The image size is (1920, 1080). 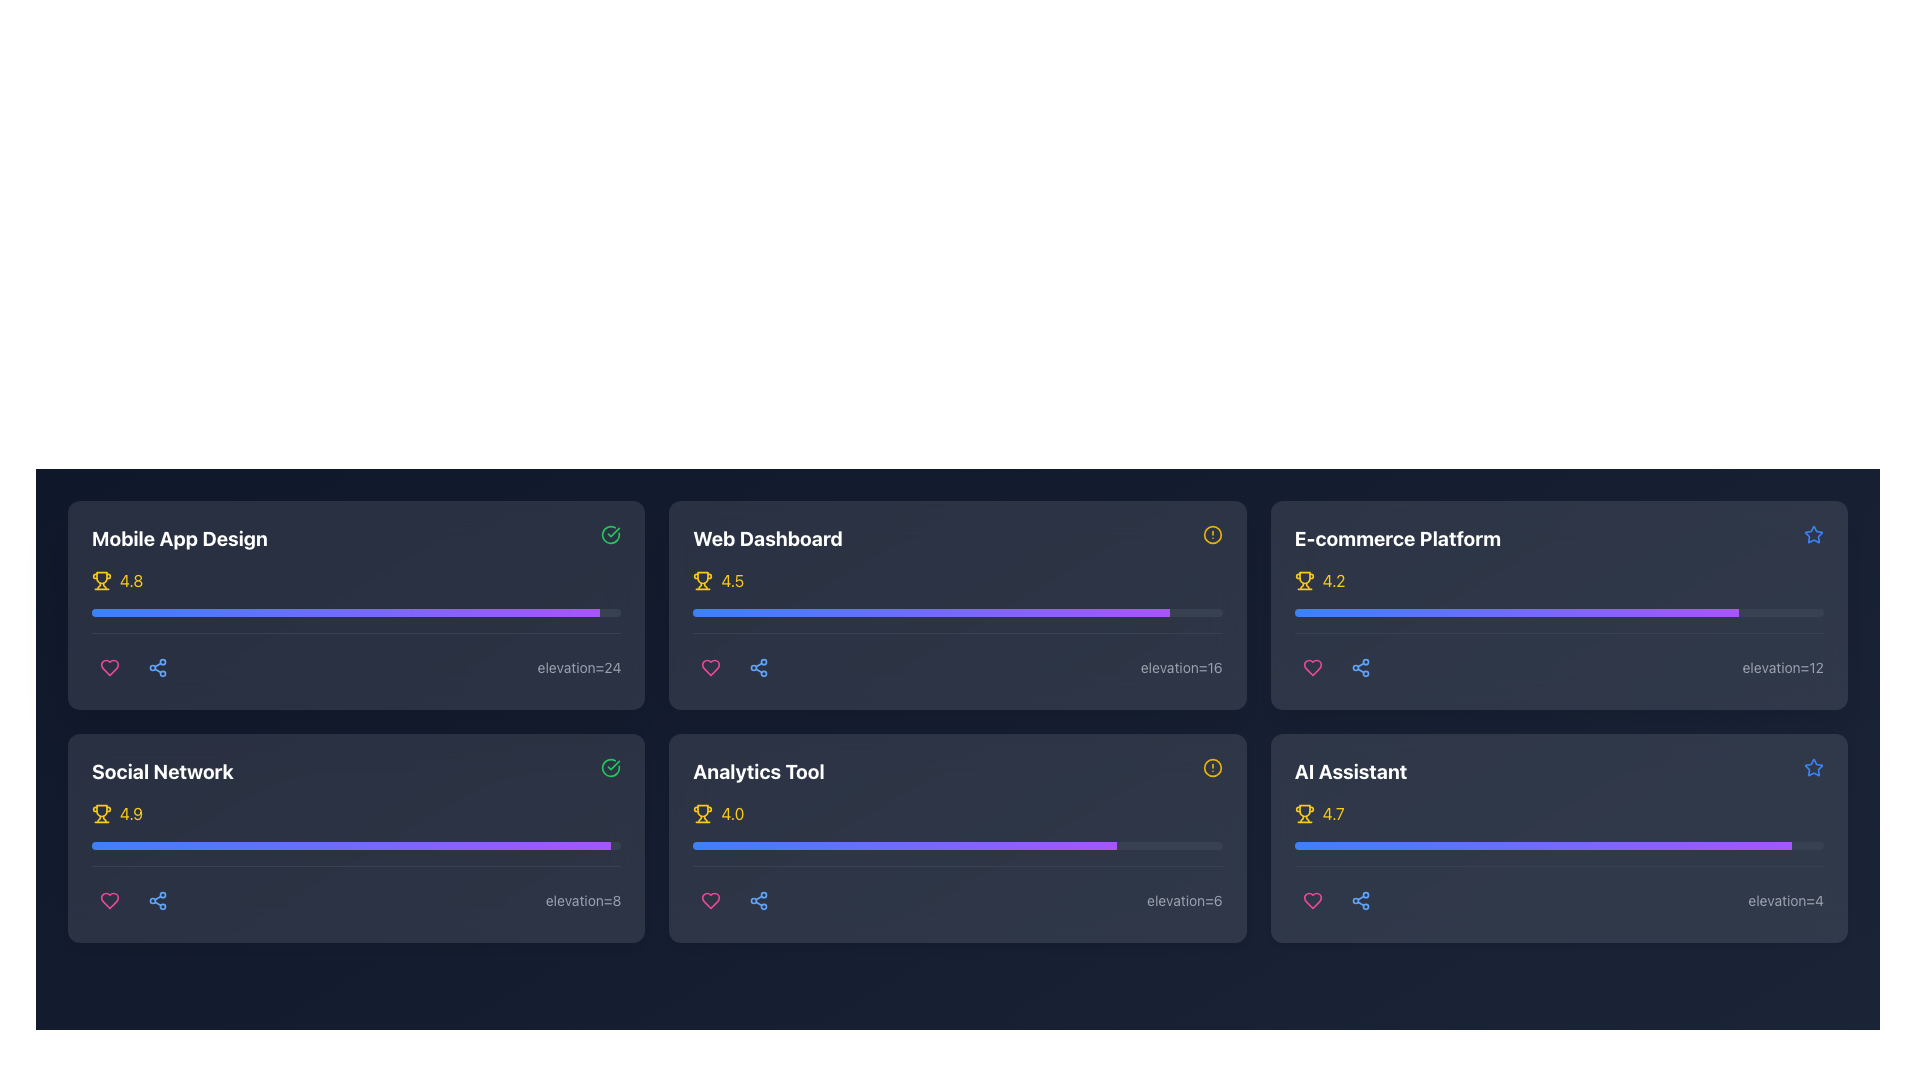 What do you see at coordinates (1814, 766) in the screenshot?
I see `the star icon with a hollow interior and blue outline located in the header area of the 'AI Assistant' card panel` at bounding box center [1814, 766].